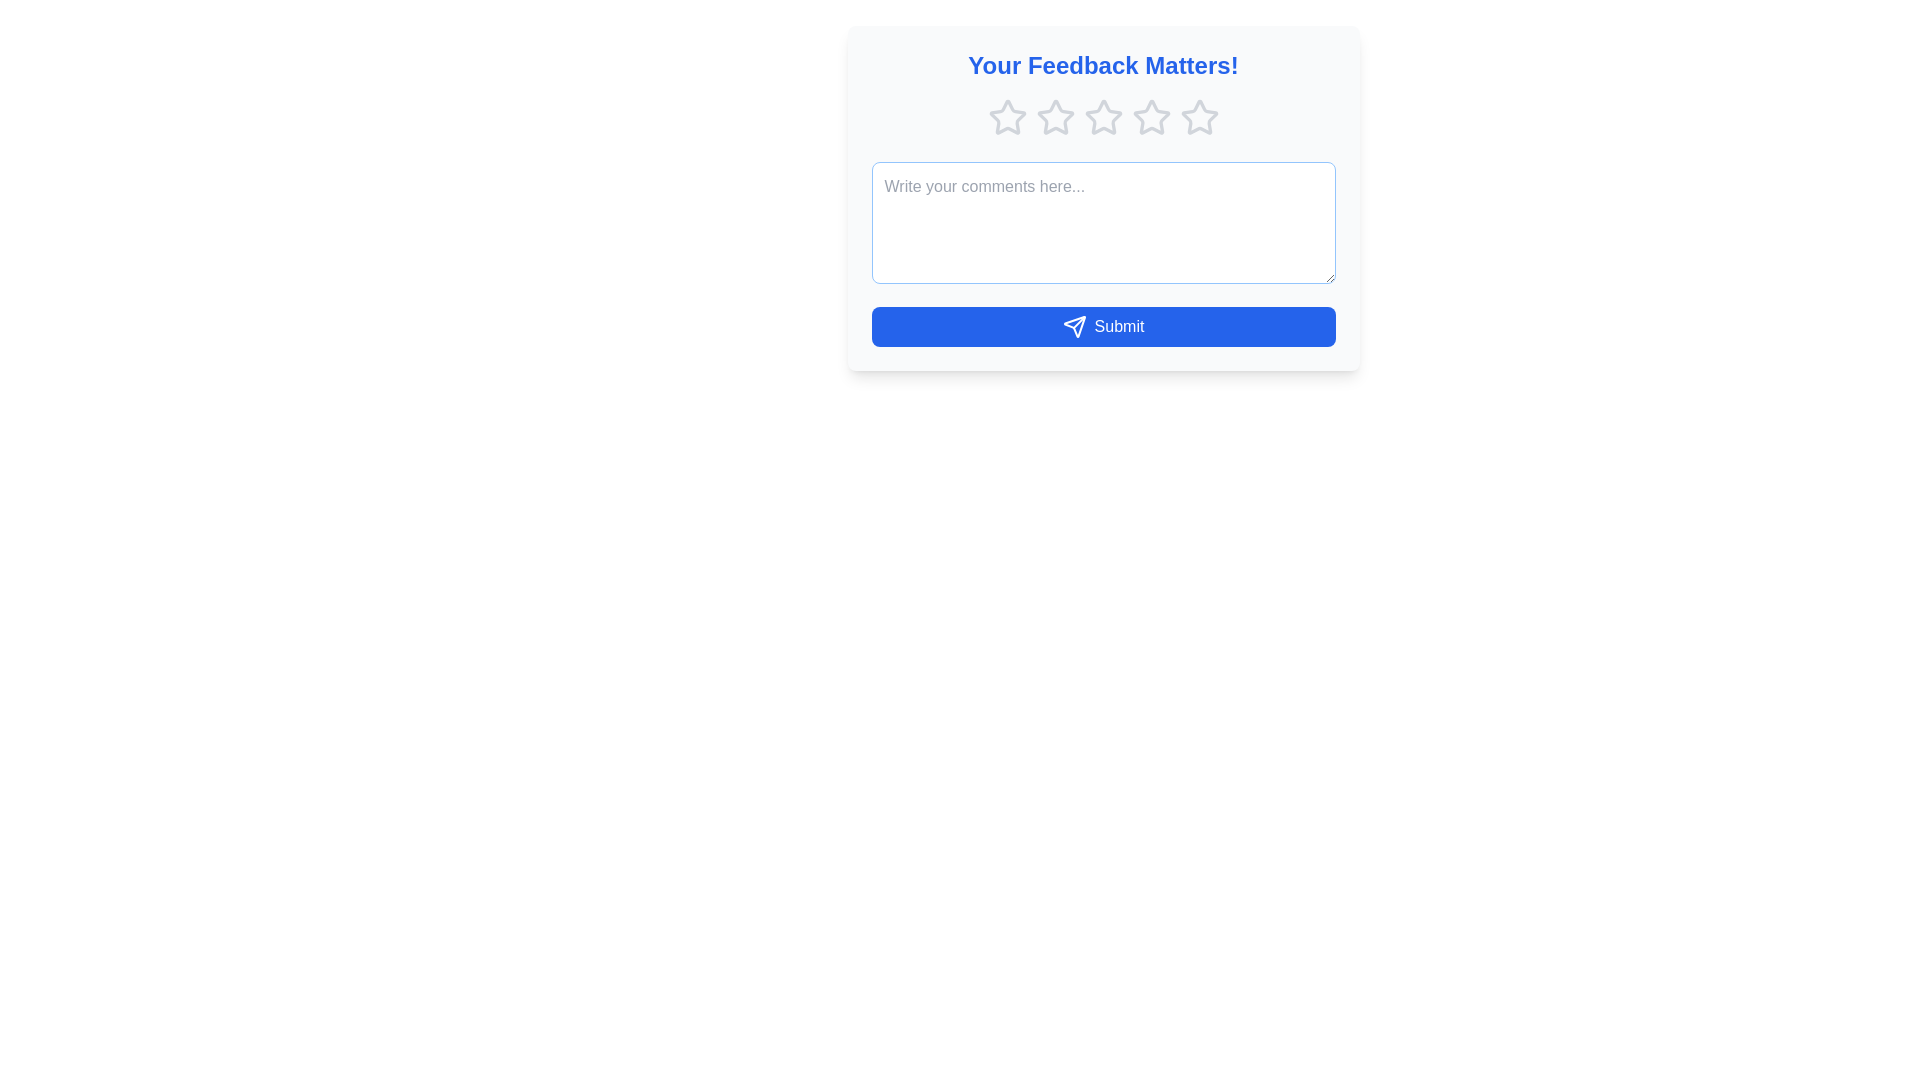  Describe the element at coordinates (1073, 326) in the screenshot. I see `the paper plane icon, which is a gray outlined icon positioned on the left within the 'Submit' button below the comment input field` at that location.